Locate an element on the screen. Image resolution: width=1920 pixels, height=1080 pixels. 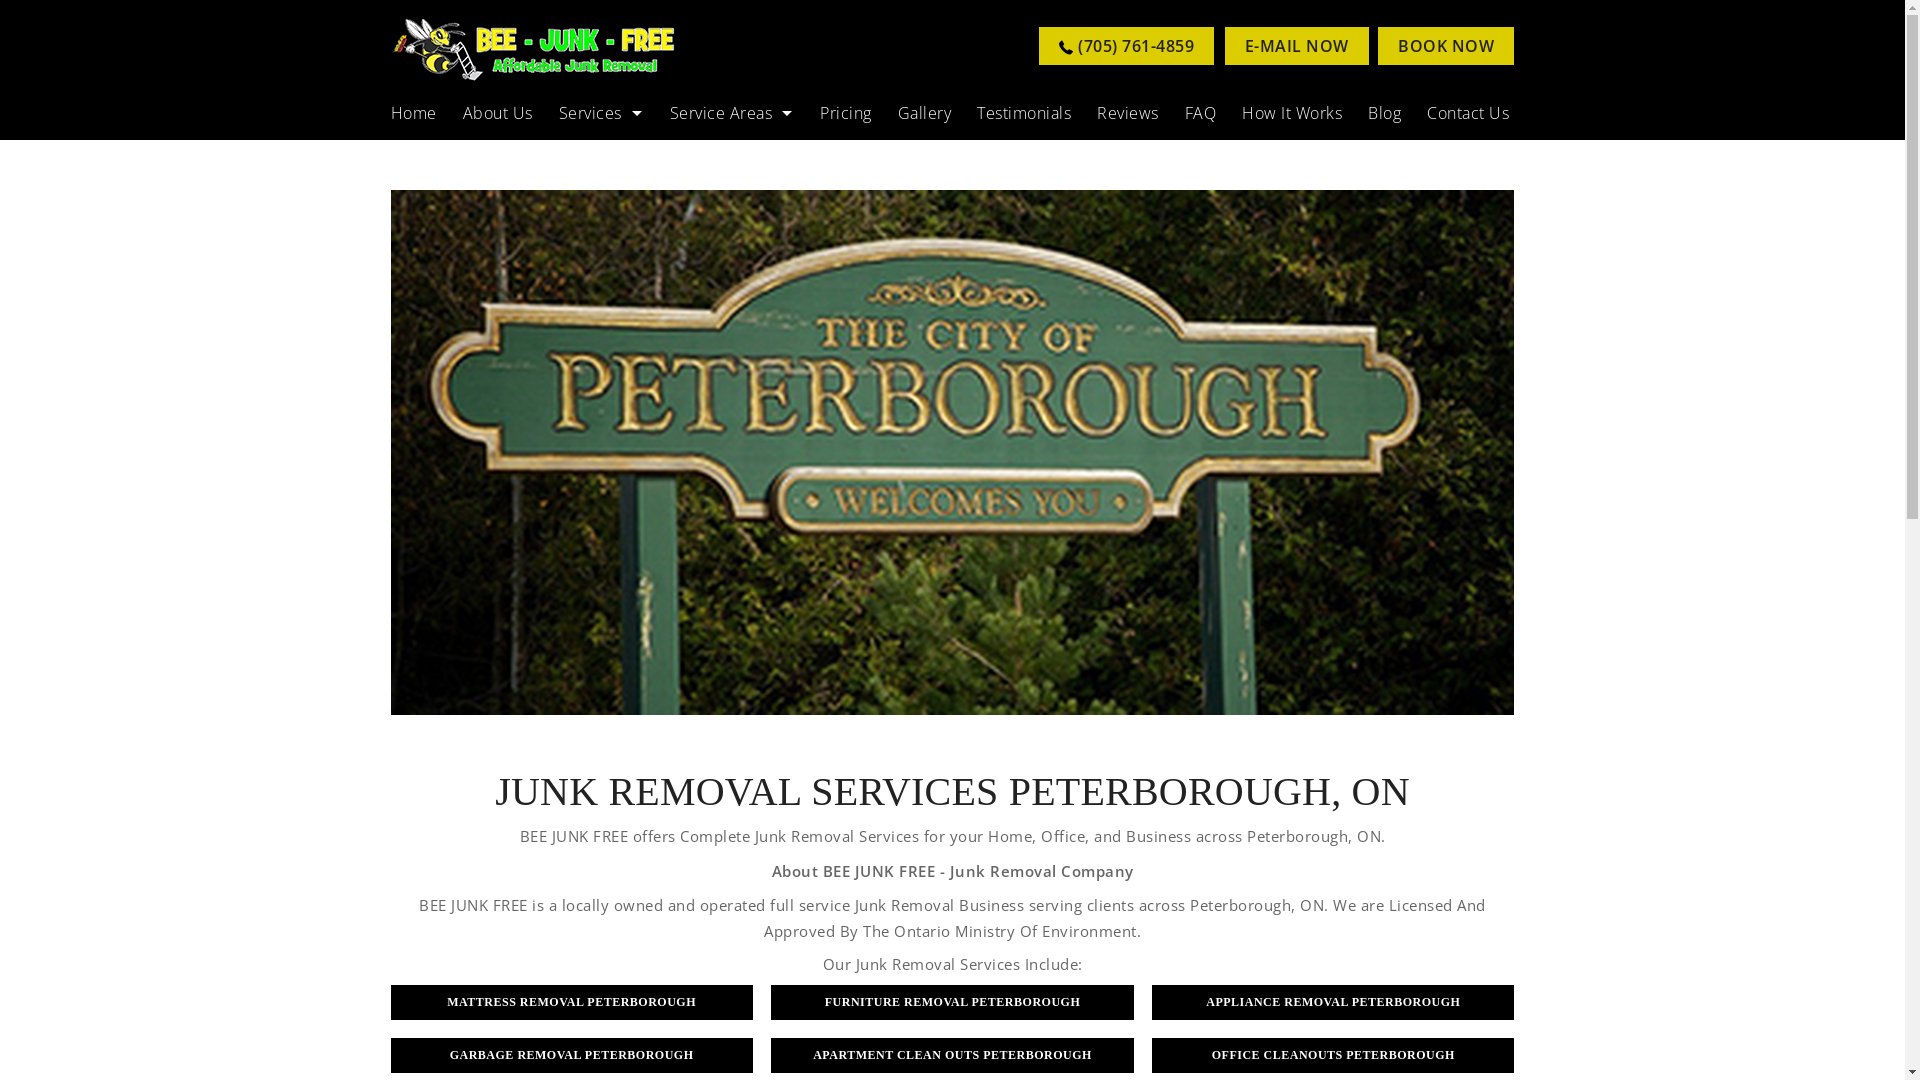
'Testimonials' is located at coordinates (1023, 113).